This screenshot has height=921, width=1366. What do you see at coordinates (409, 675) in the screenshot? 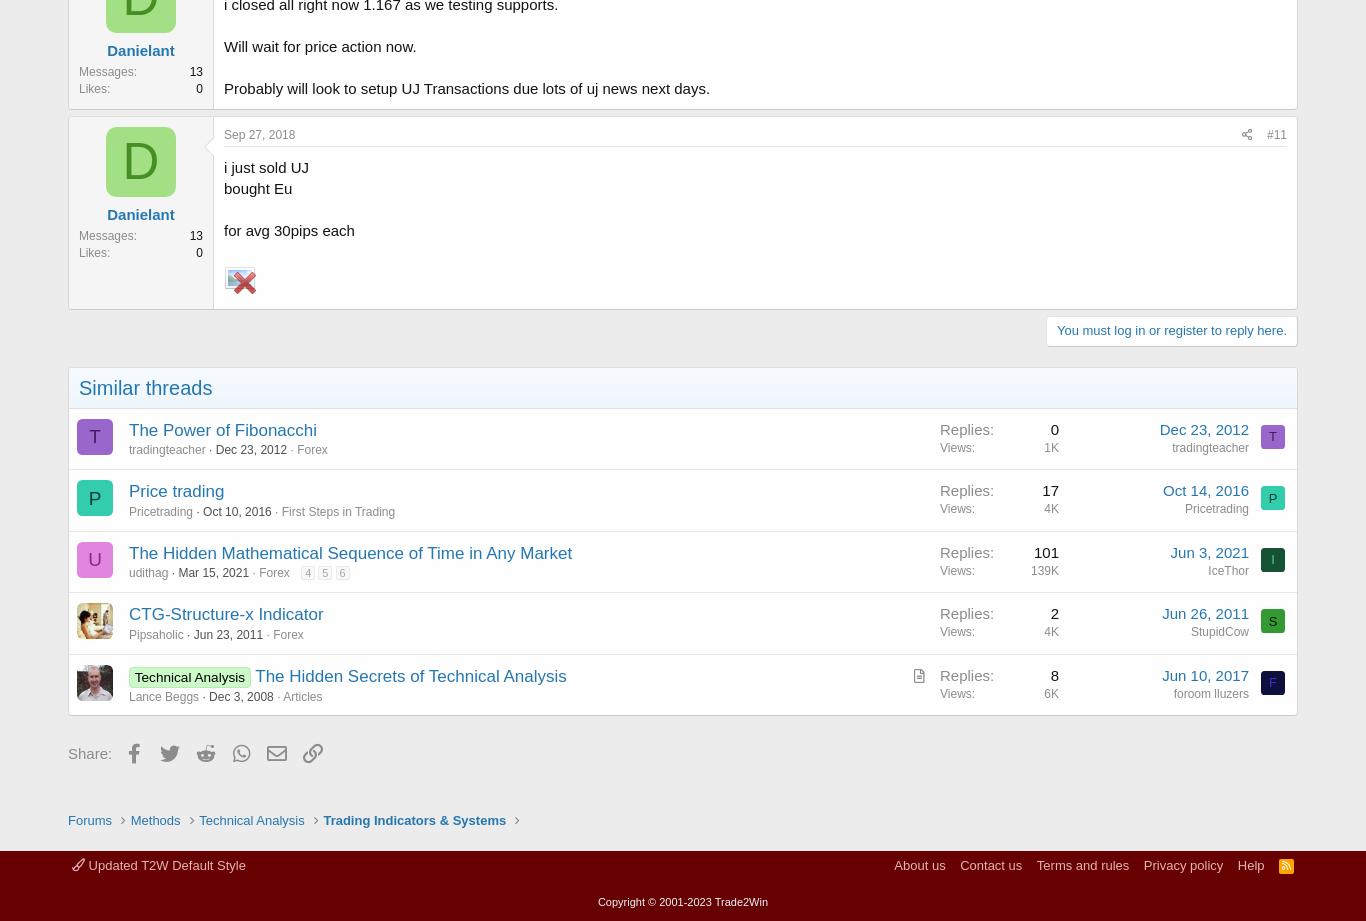
I see `'The Hidden Secrets of Technical Analysis'` at bounding box center [409, 675].